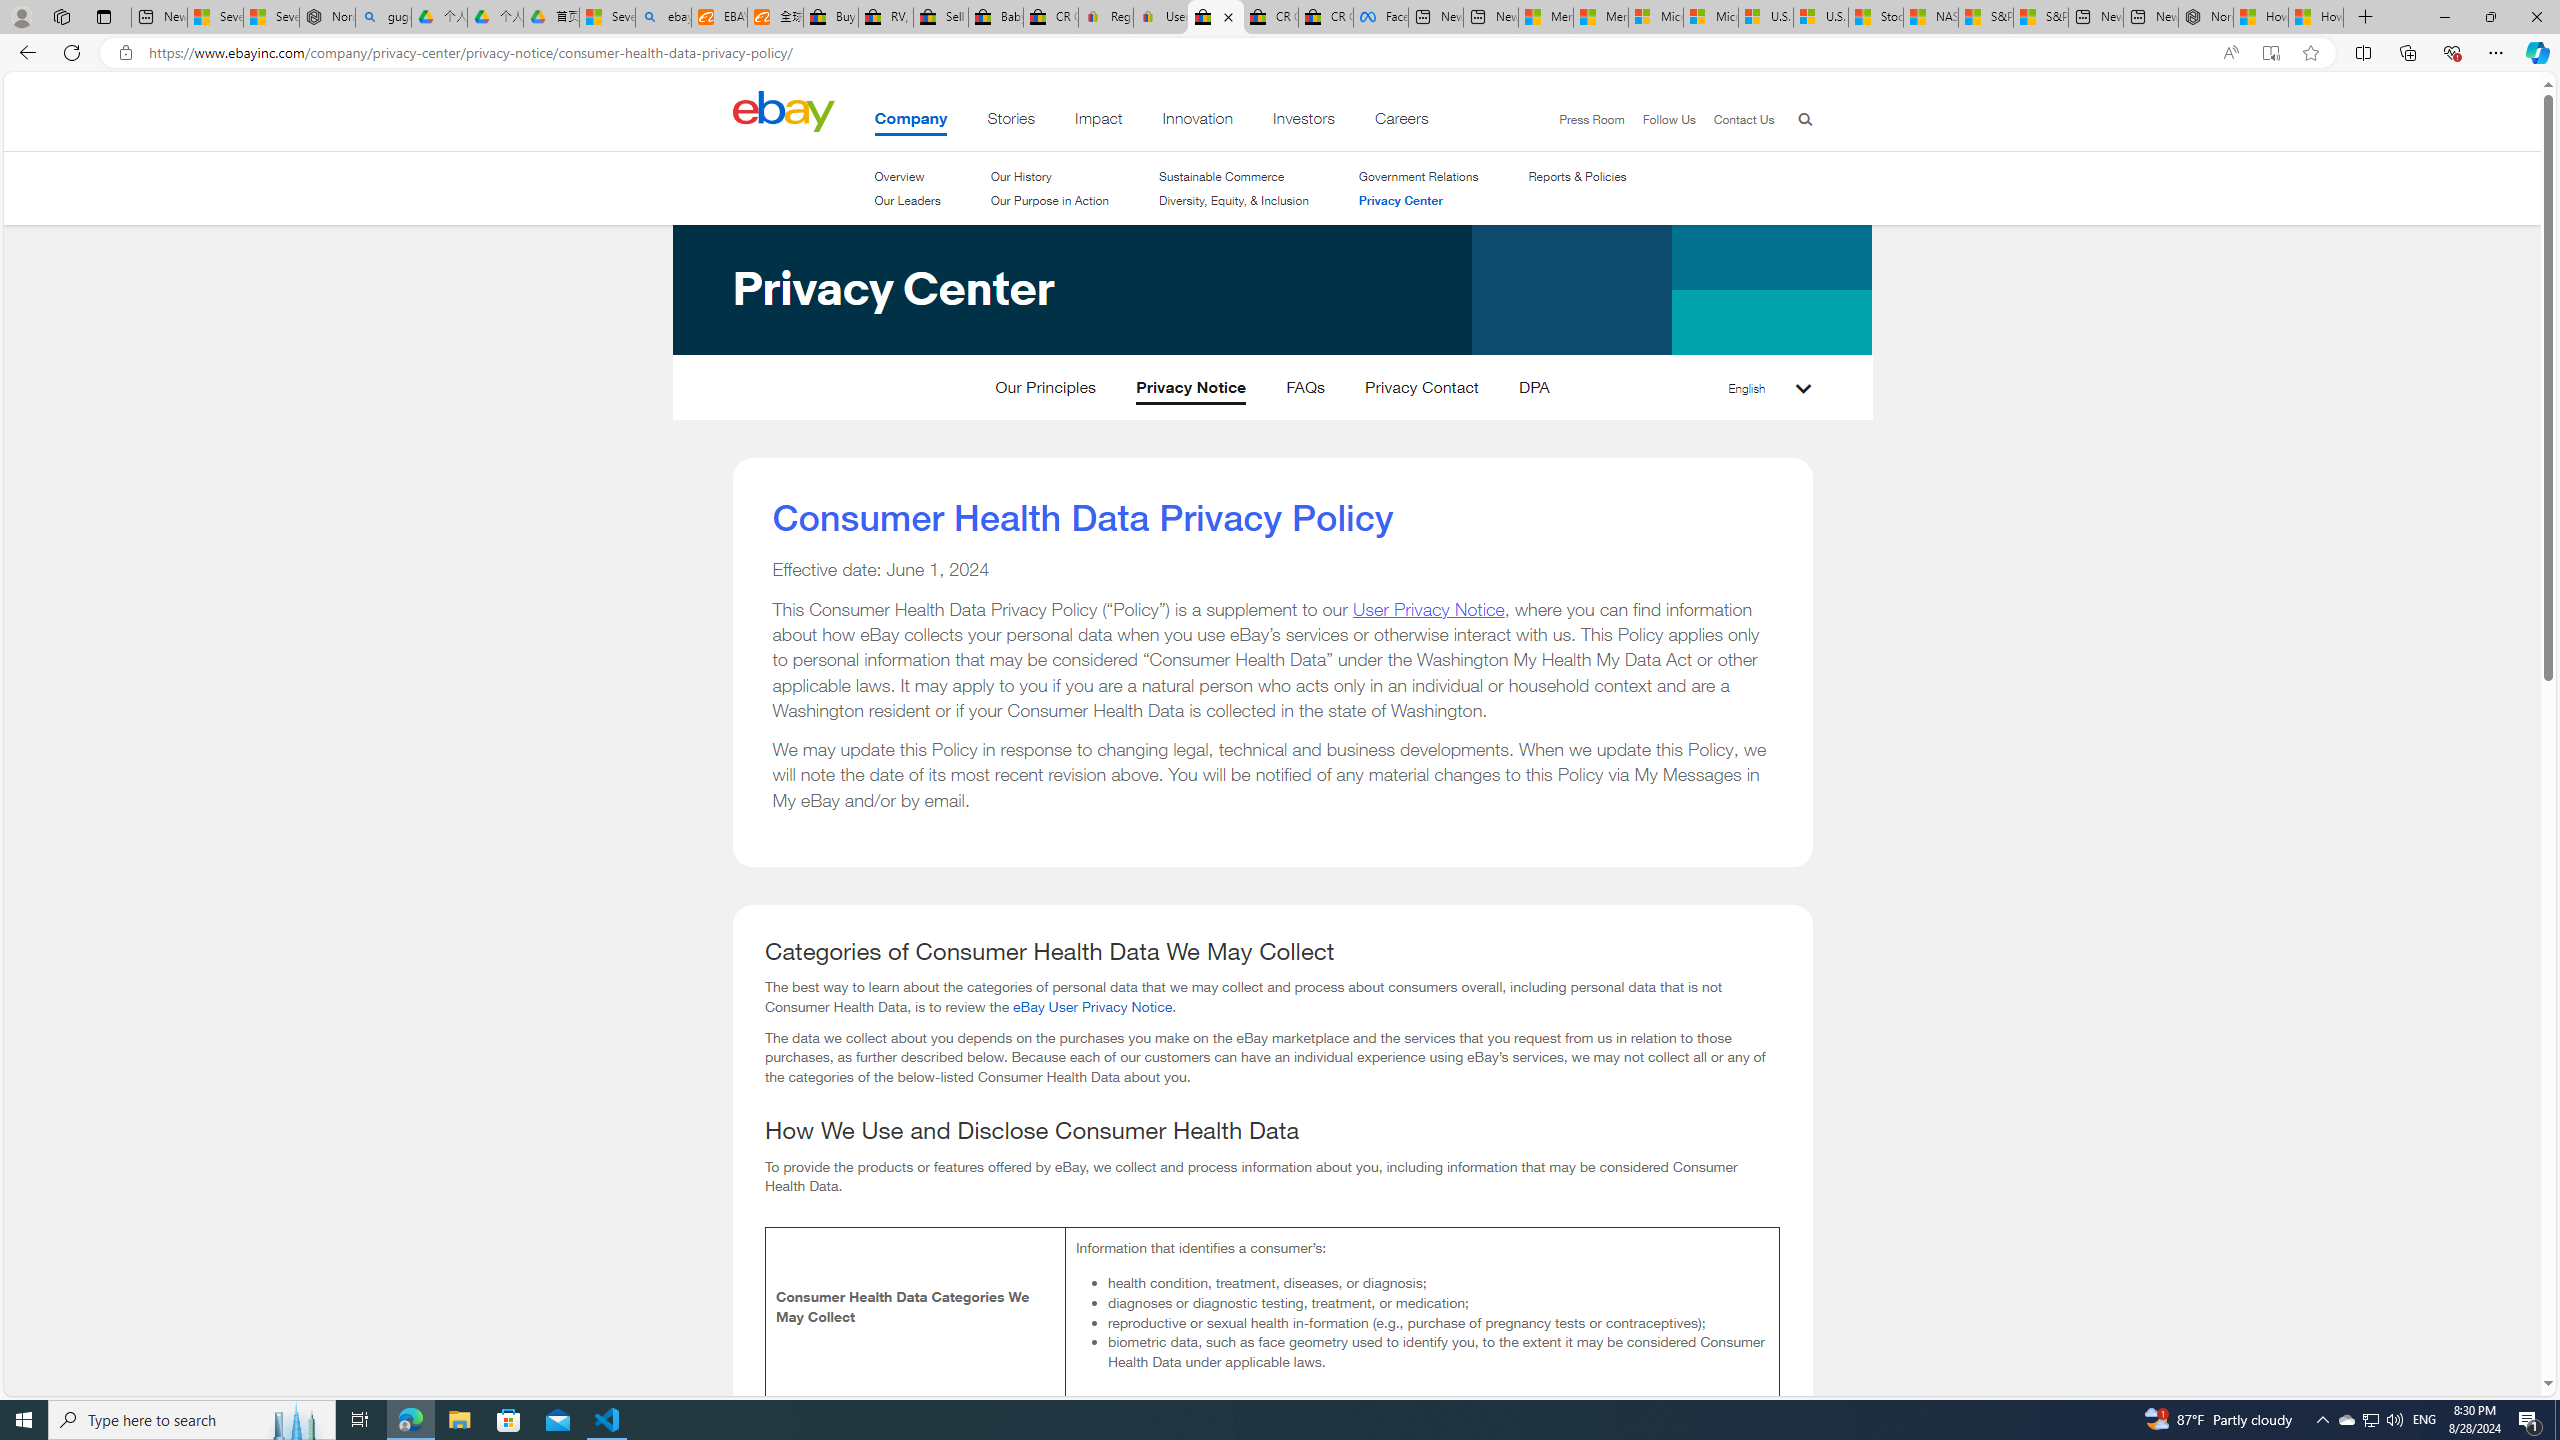 Image resolution: width=2560 pixels, height=1440 pixels. Describe the element at coordinates (906, 199) in the screenshot. I see `'Our Leaders'` at that location.